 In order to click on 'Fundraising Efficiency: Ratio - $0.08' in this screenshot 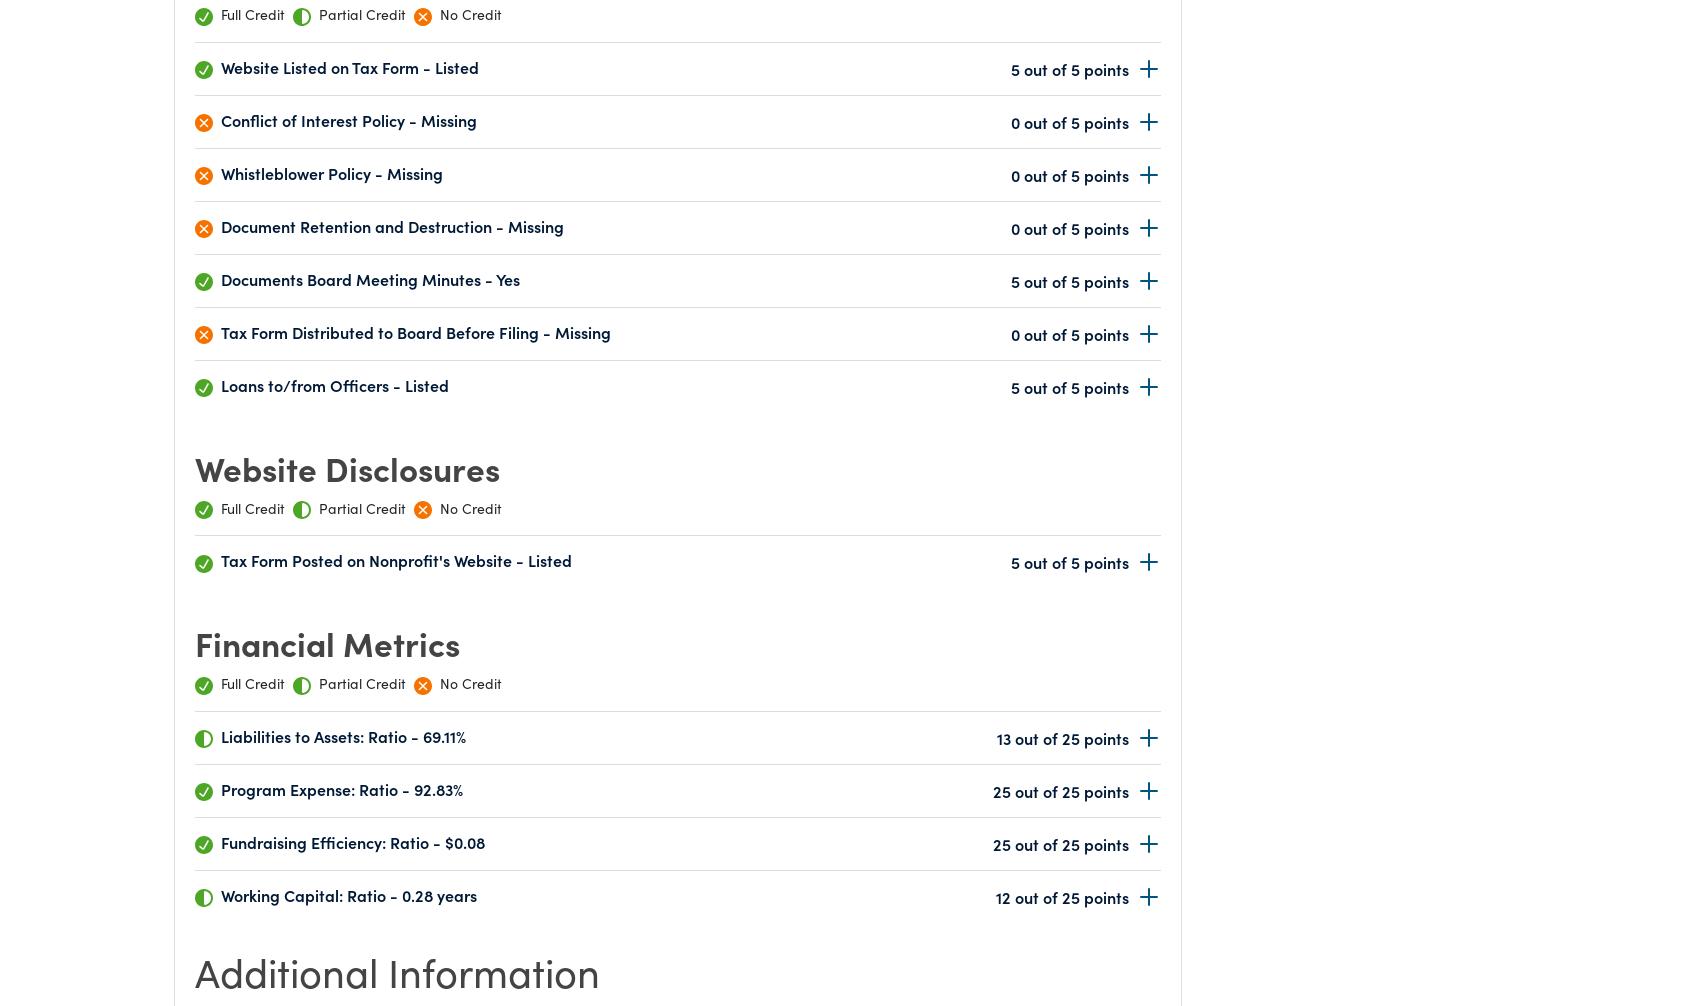, I will do `click(221, 841)`.